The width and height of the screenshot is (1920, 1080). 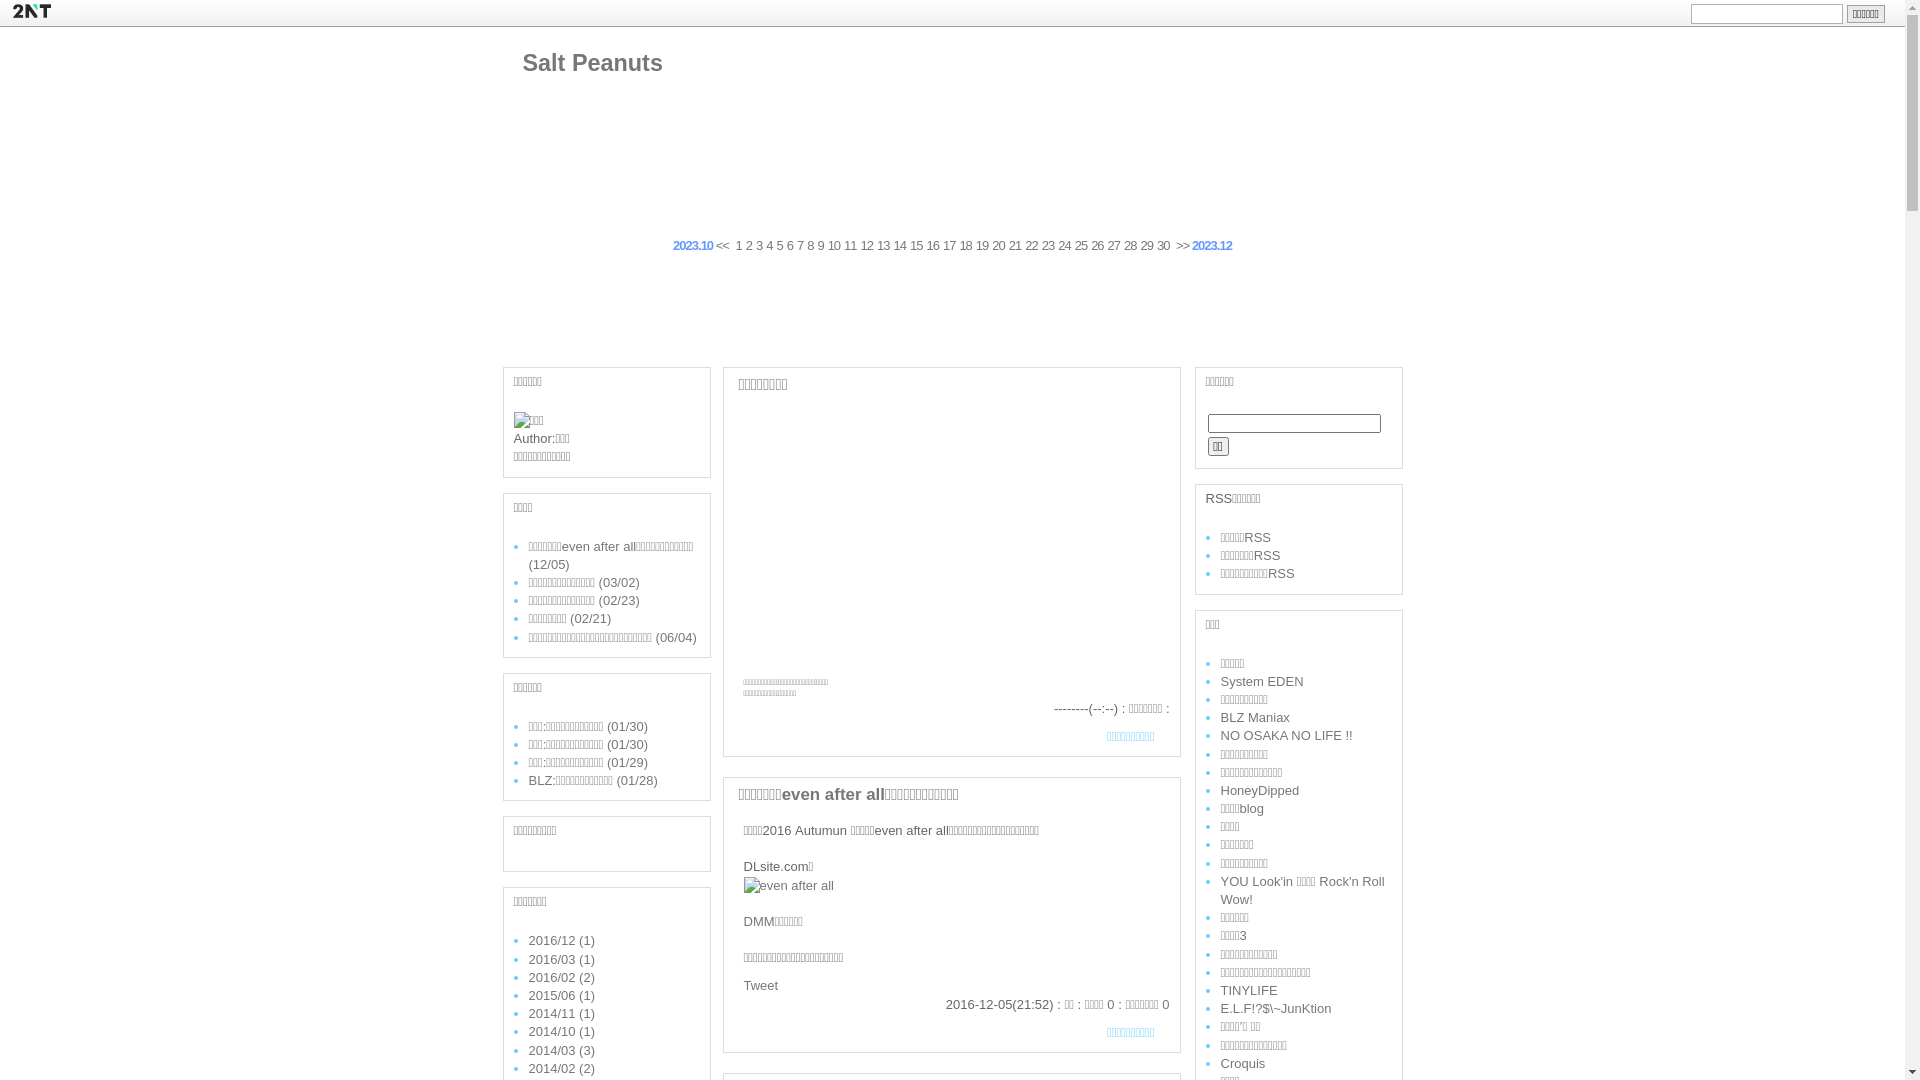 What do you see at coordinates (1253, 716) in the screenshot?
I see `'BLZ Maniax'` at bounding box center [1253, 716].